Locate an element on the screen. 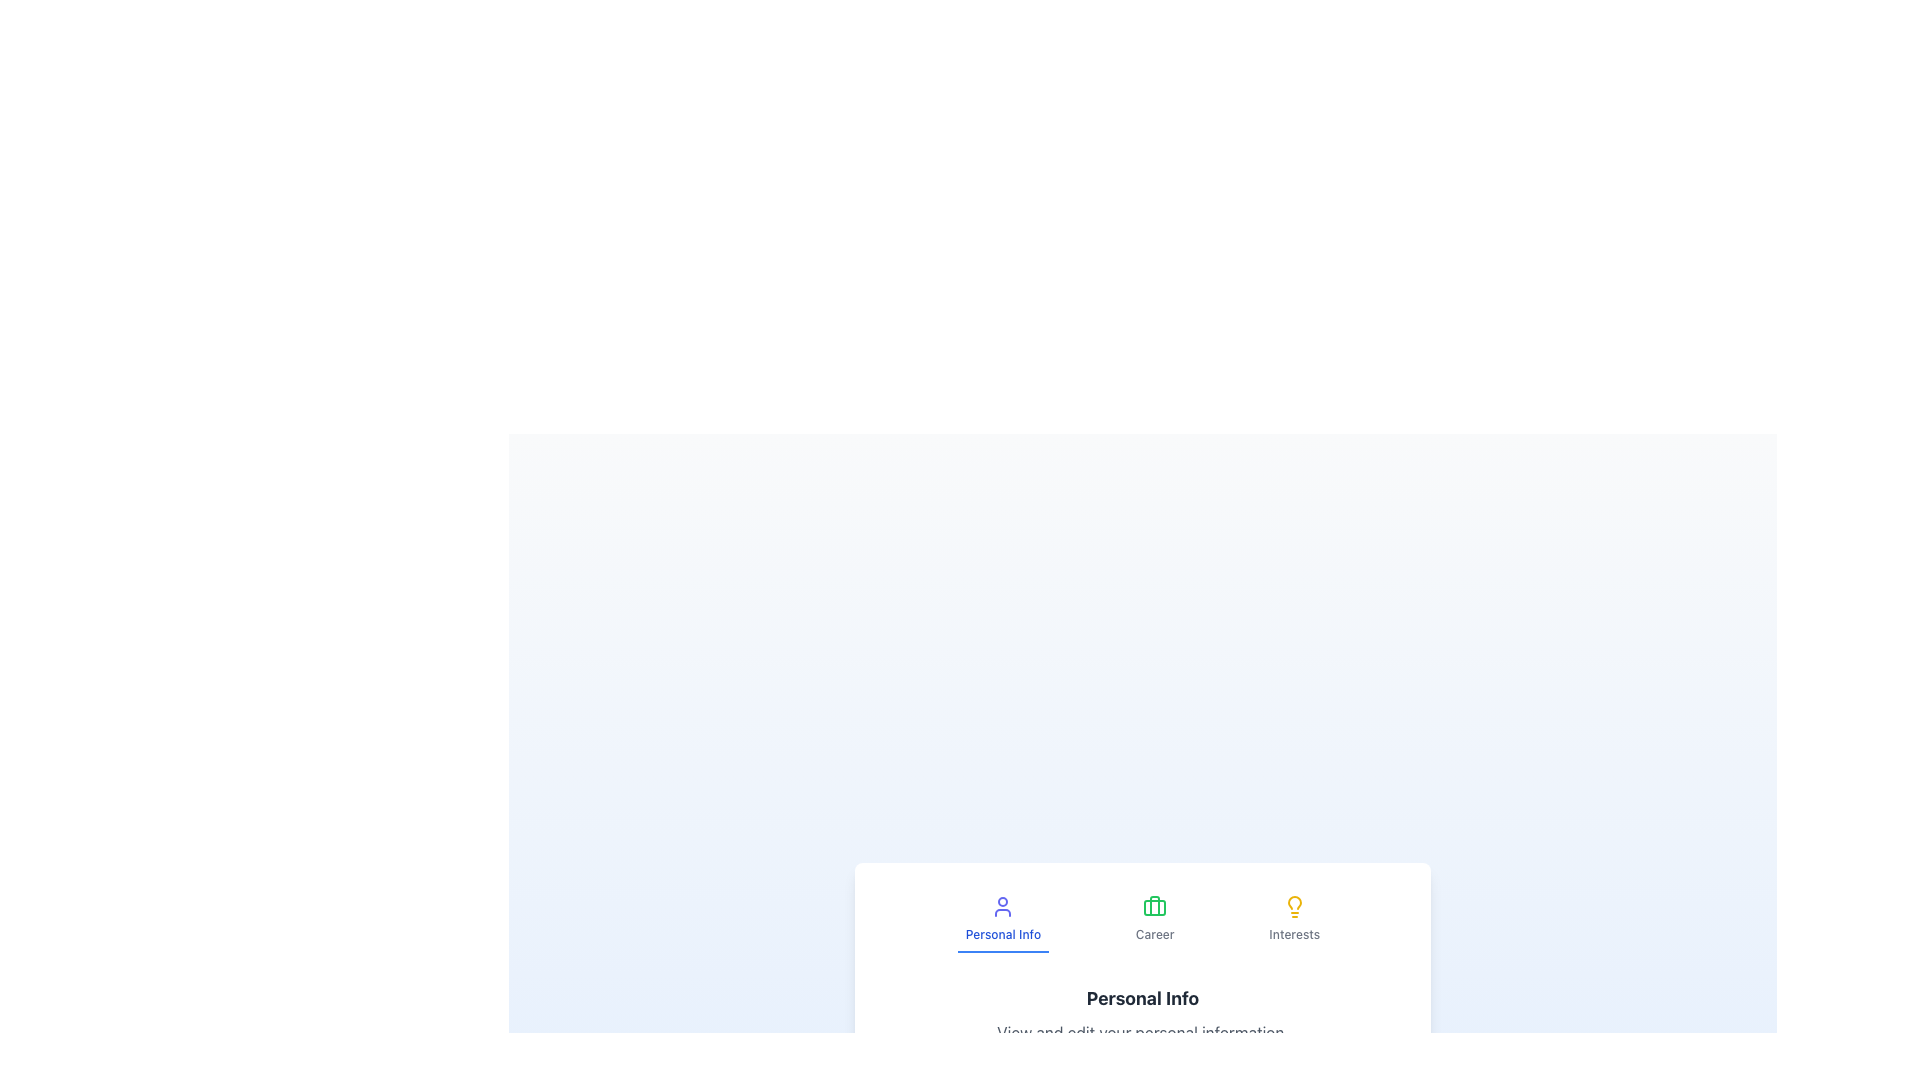  the 'Interests' button, which is a vertically aligned section with a yellow lightbulb icon and gray text that changes to blue on hover is located at coordinates (1294, 920).